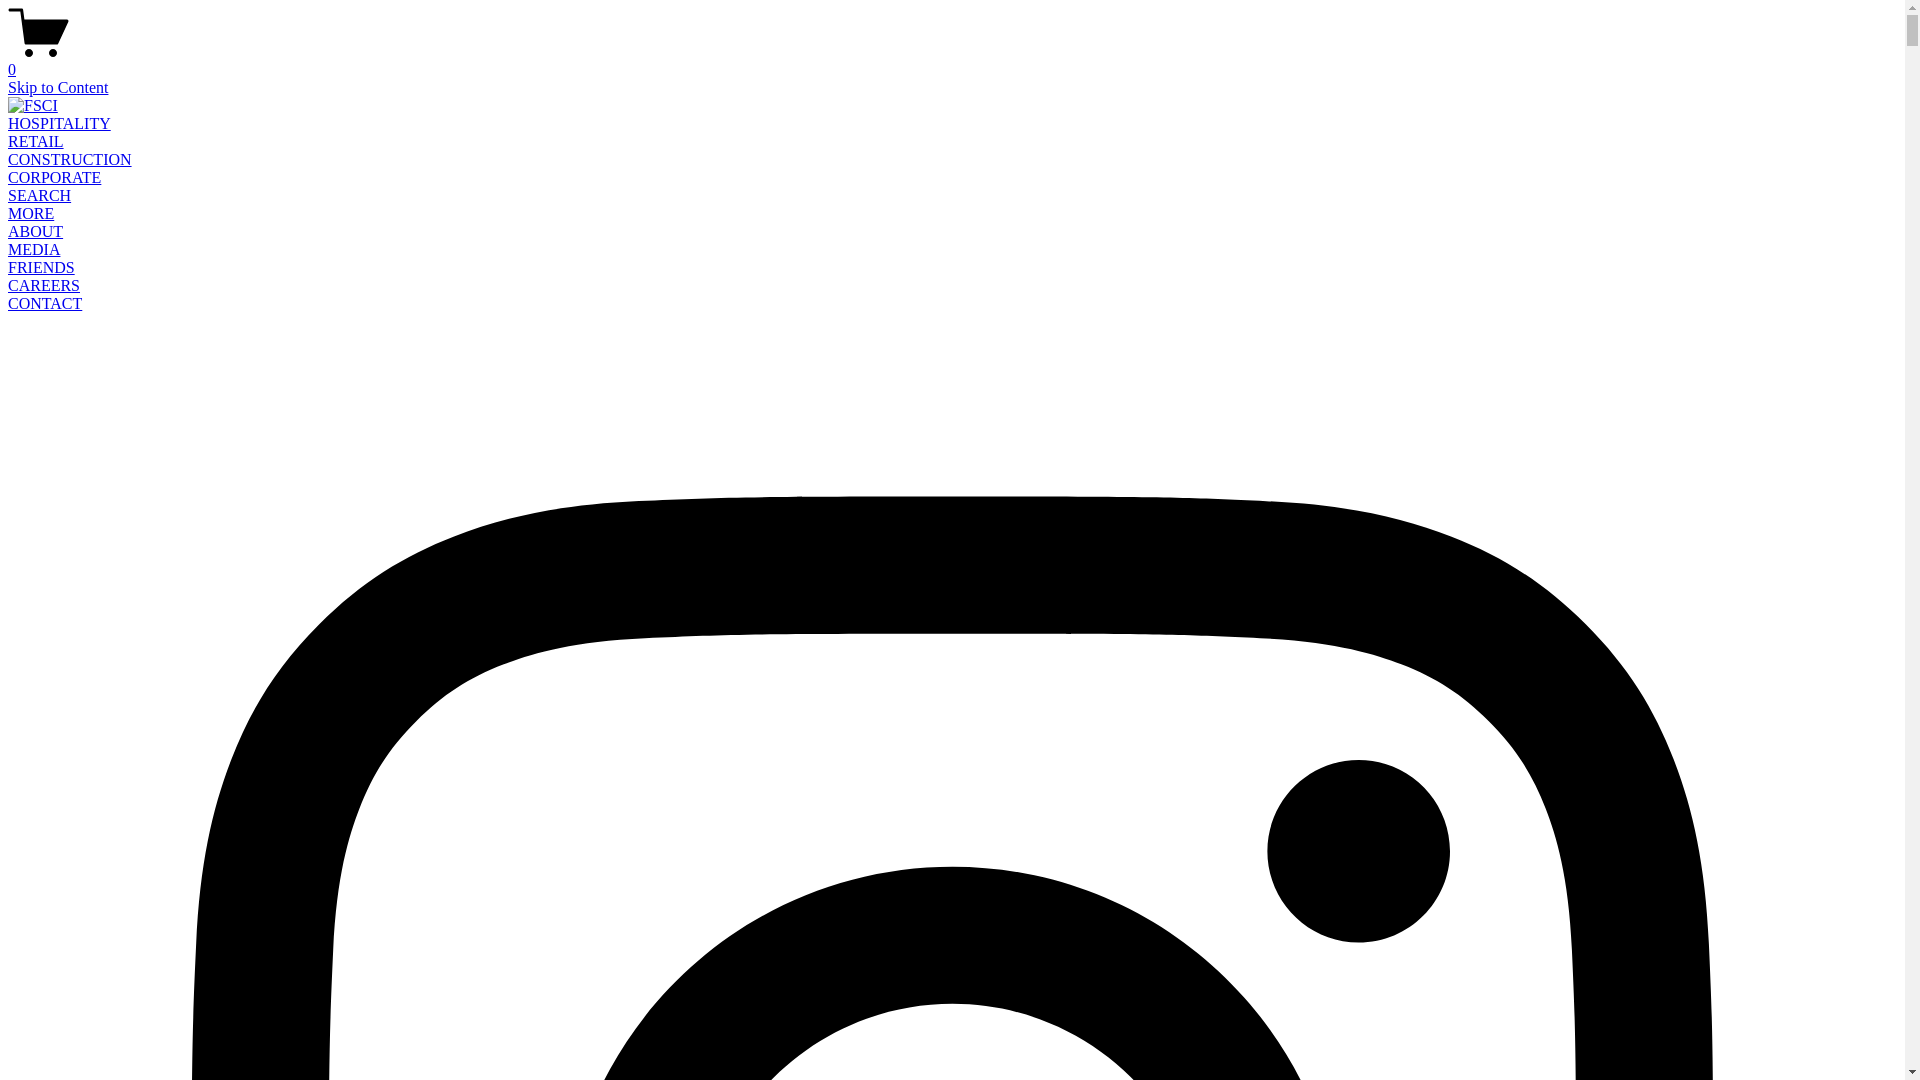 This screenshot has width=1920, height=1080. What do you see at coordinates (41, 266) in the screenshot?
I see `'FRIENDS'` at bounding box center [41, 266].